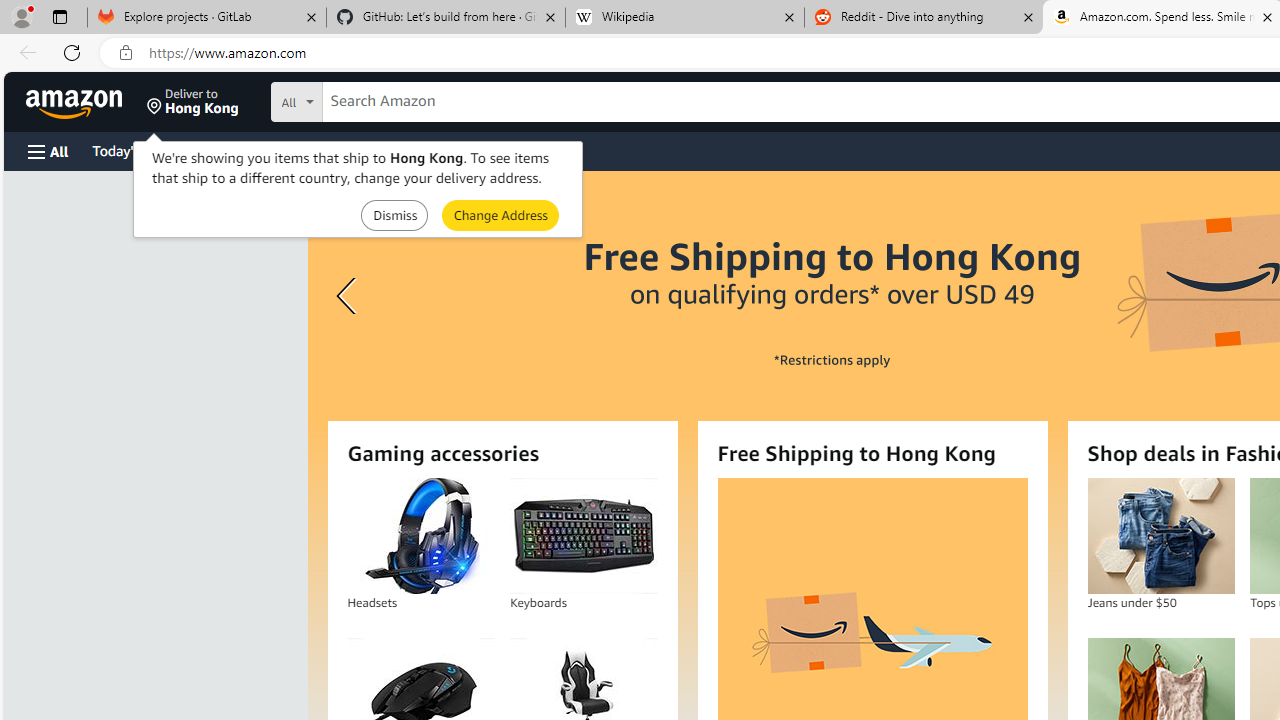 This screenshot has height=720, width=1280. I want to click on 'Headsets', so click(420, 535).